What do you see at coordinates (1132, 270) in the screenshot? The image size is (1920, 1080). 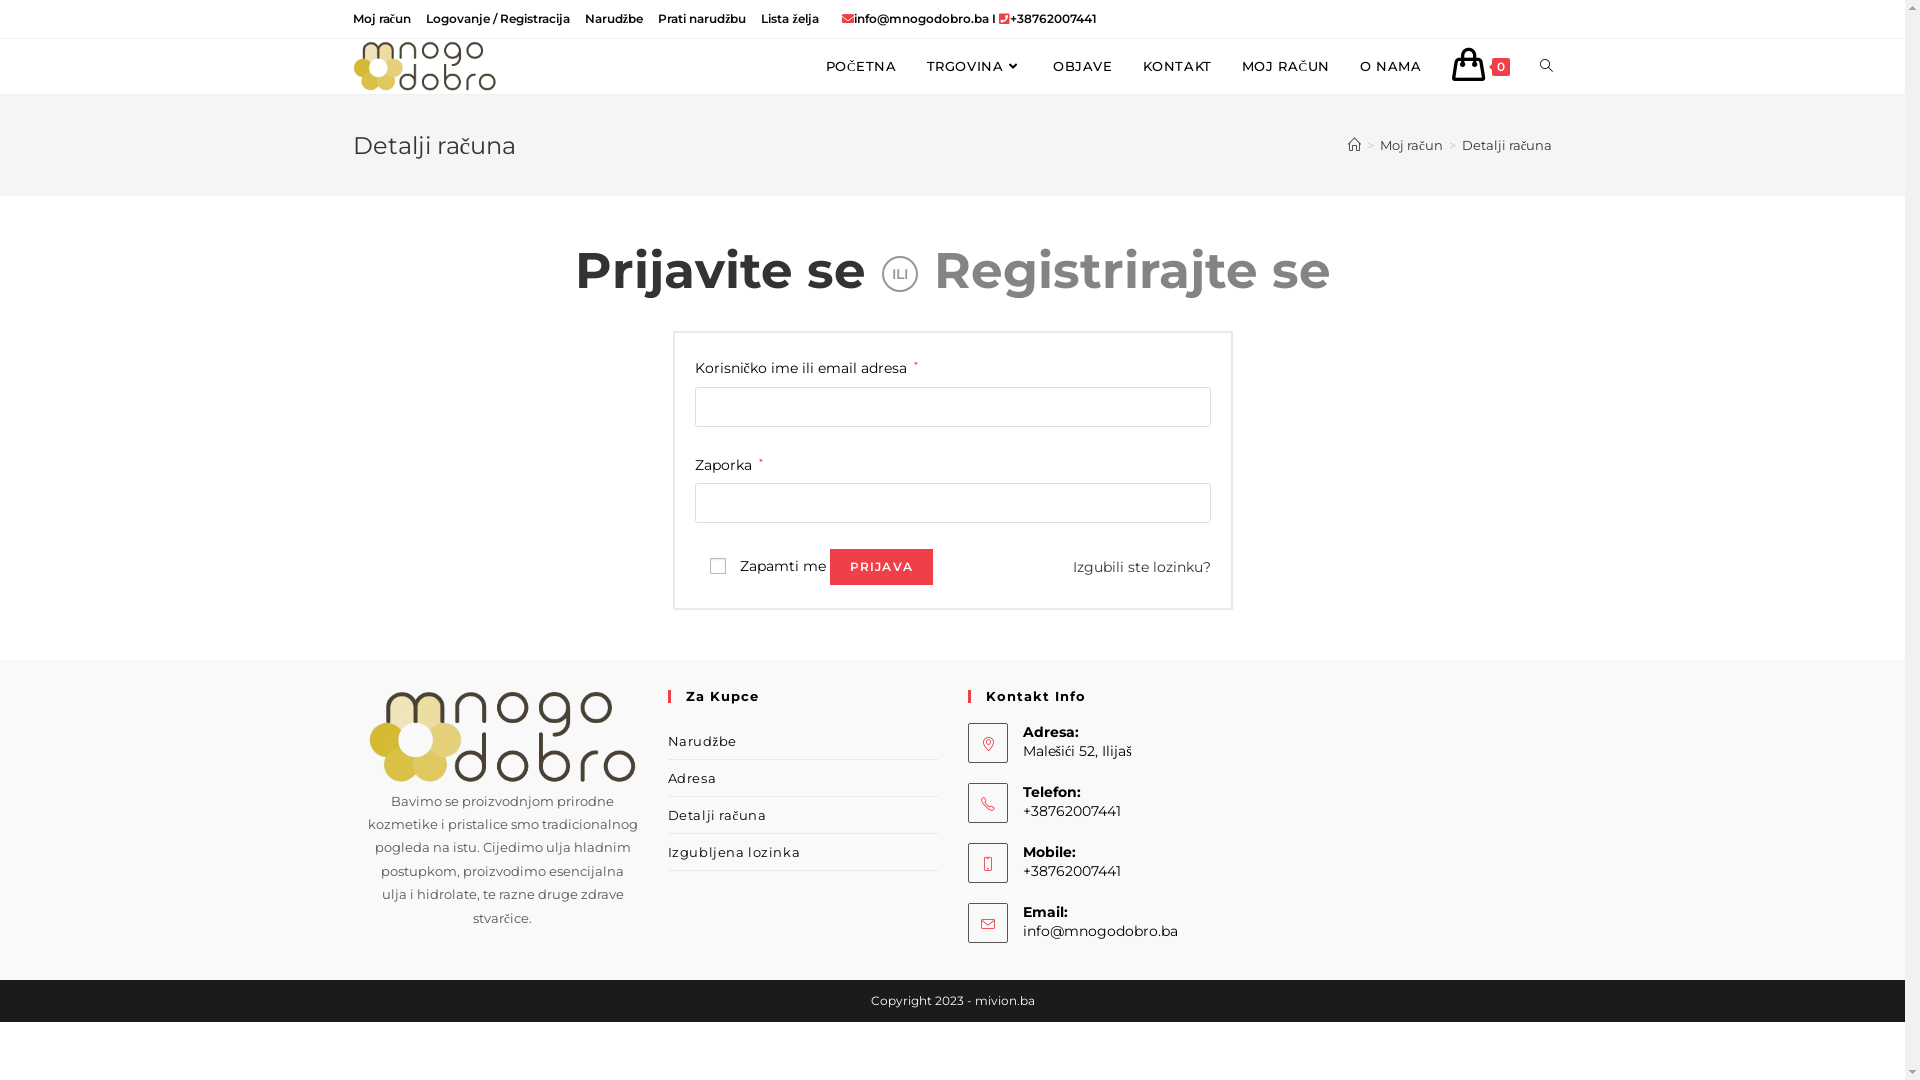 I see `'Registrirajte se'` at bounding box center [1132, 270].